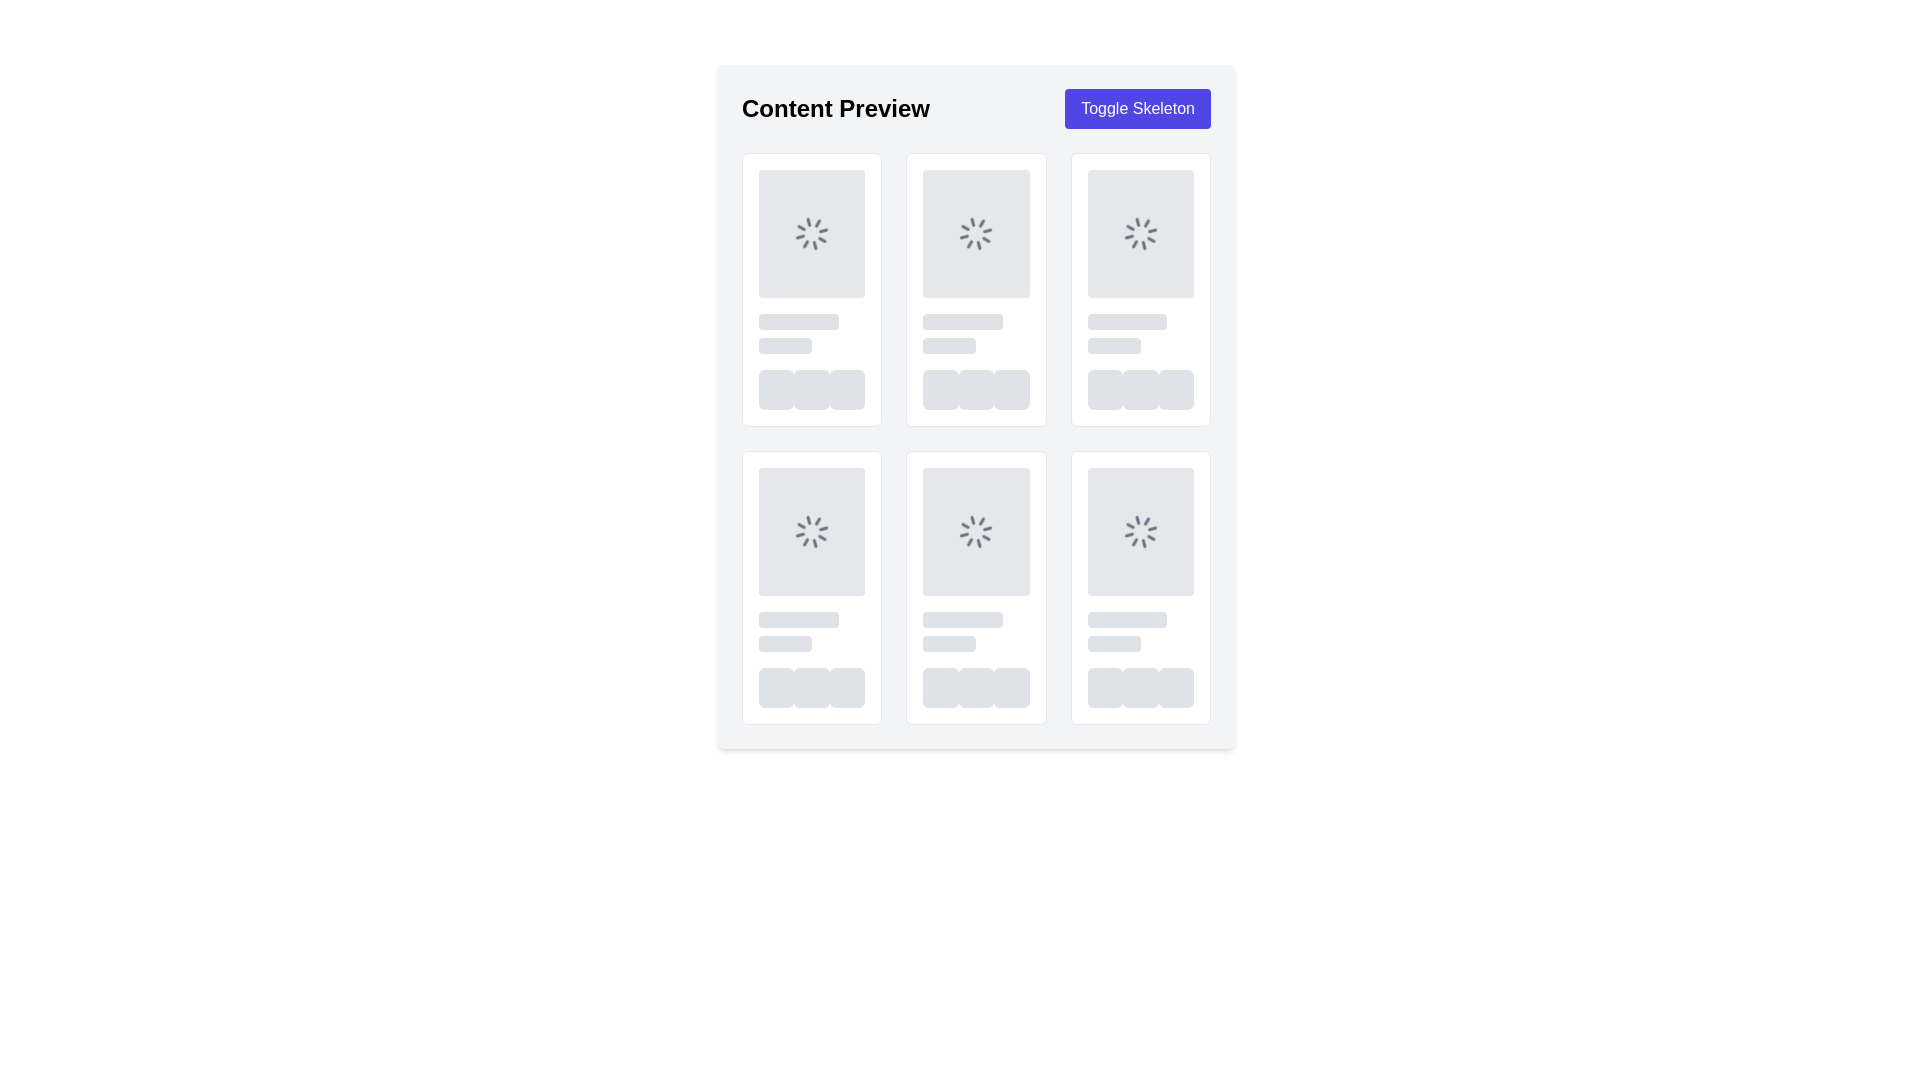 This screenshot has width=1920, height=1080. Describe the element at coordinates (1140, 531) in the screenshot. I see `the loading status of the loading animation located in the bottom-right corner of the grid cell, which indicates the loading state of its associated content` at that location.